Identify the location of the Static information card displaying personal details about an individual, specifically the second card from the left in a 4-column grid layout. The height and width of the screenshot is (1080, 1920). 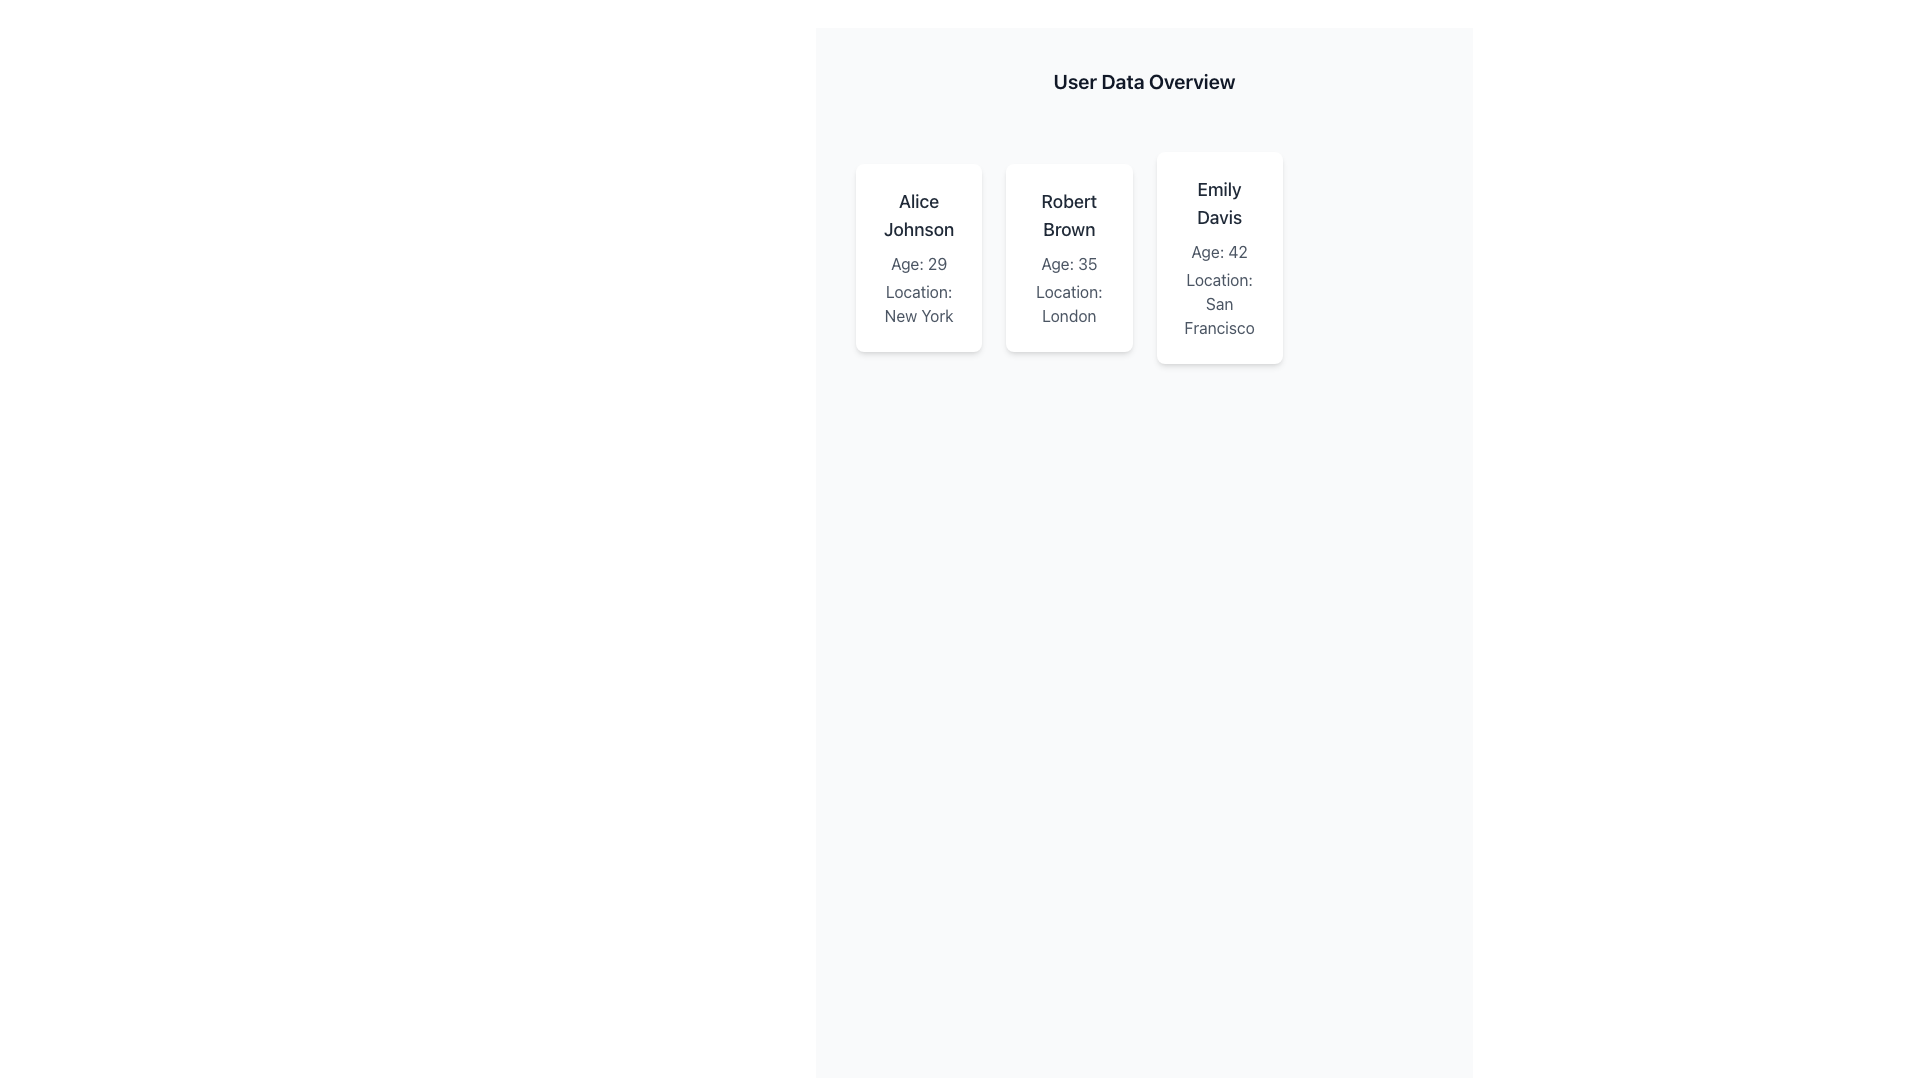
(1068, 257).